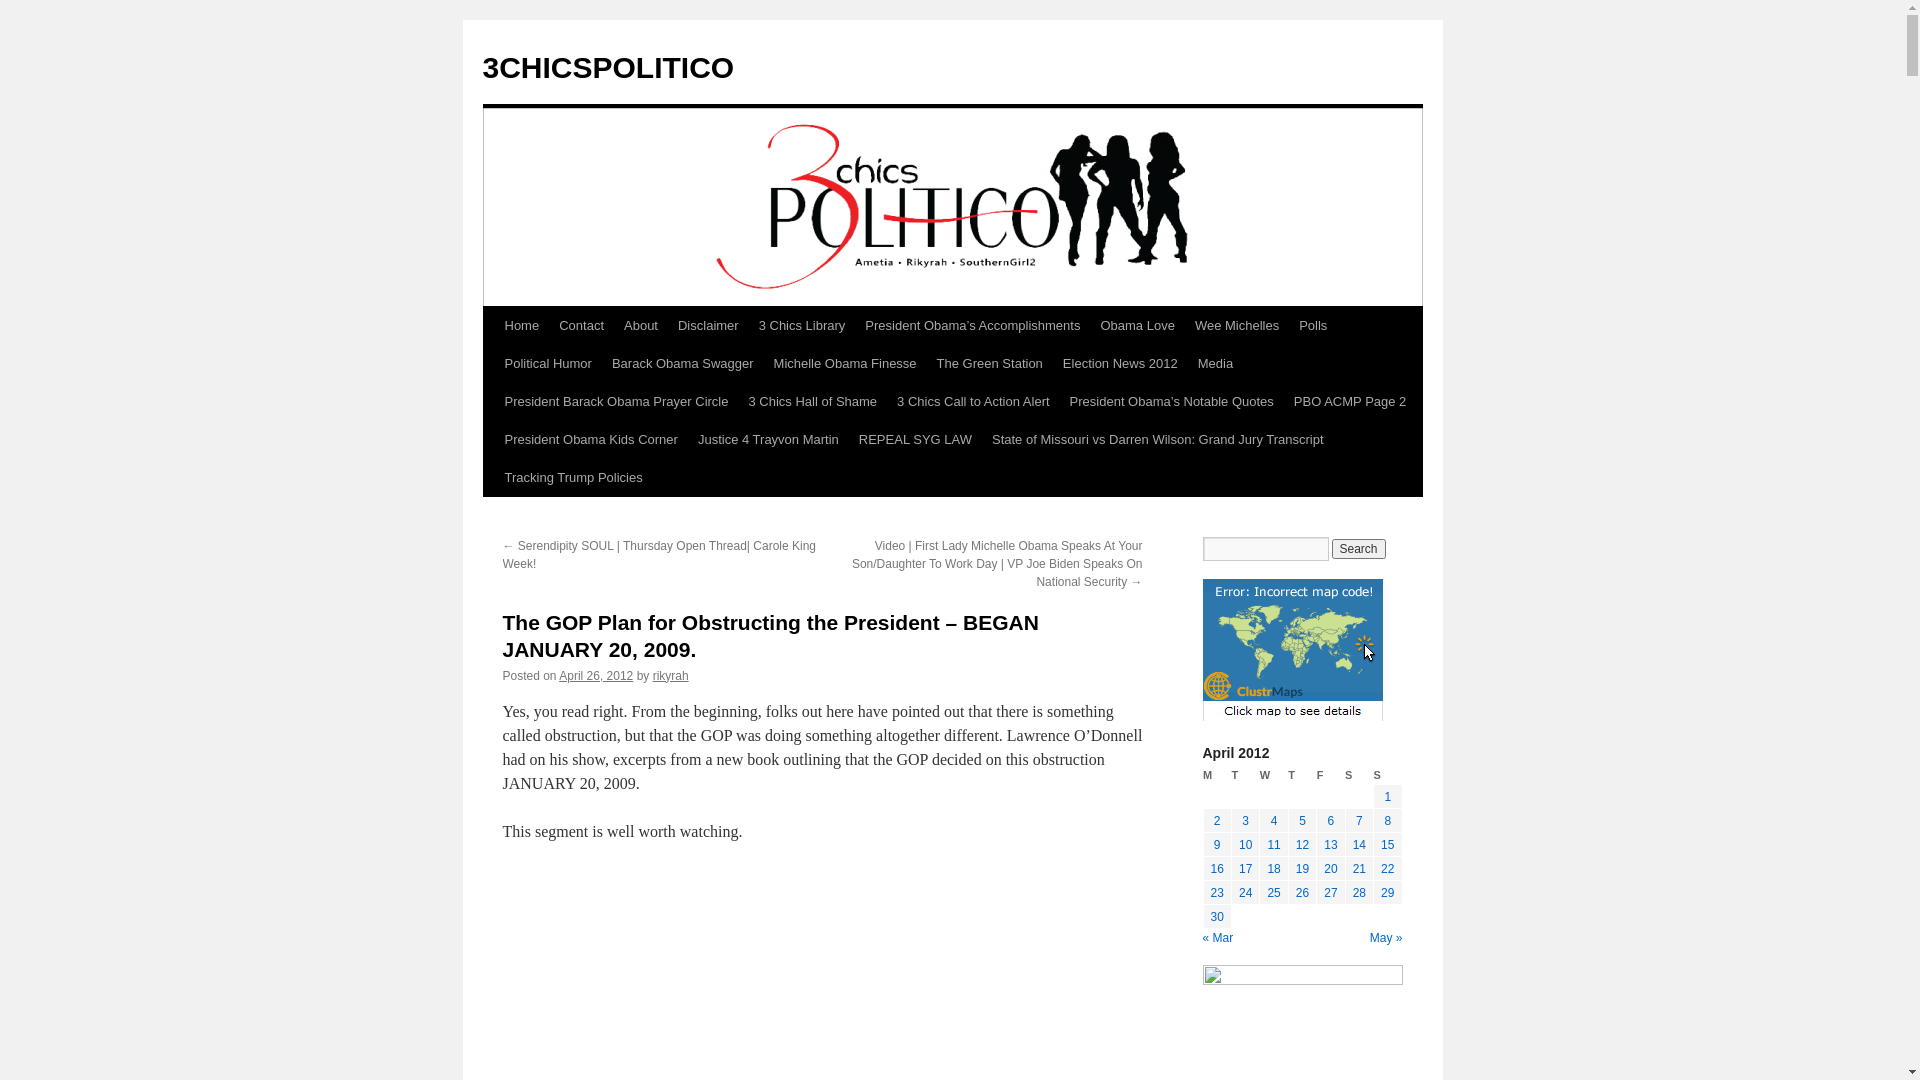  I want to click on '24', so click(1237, 892).